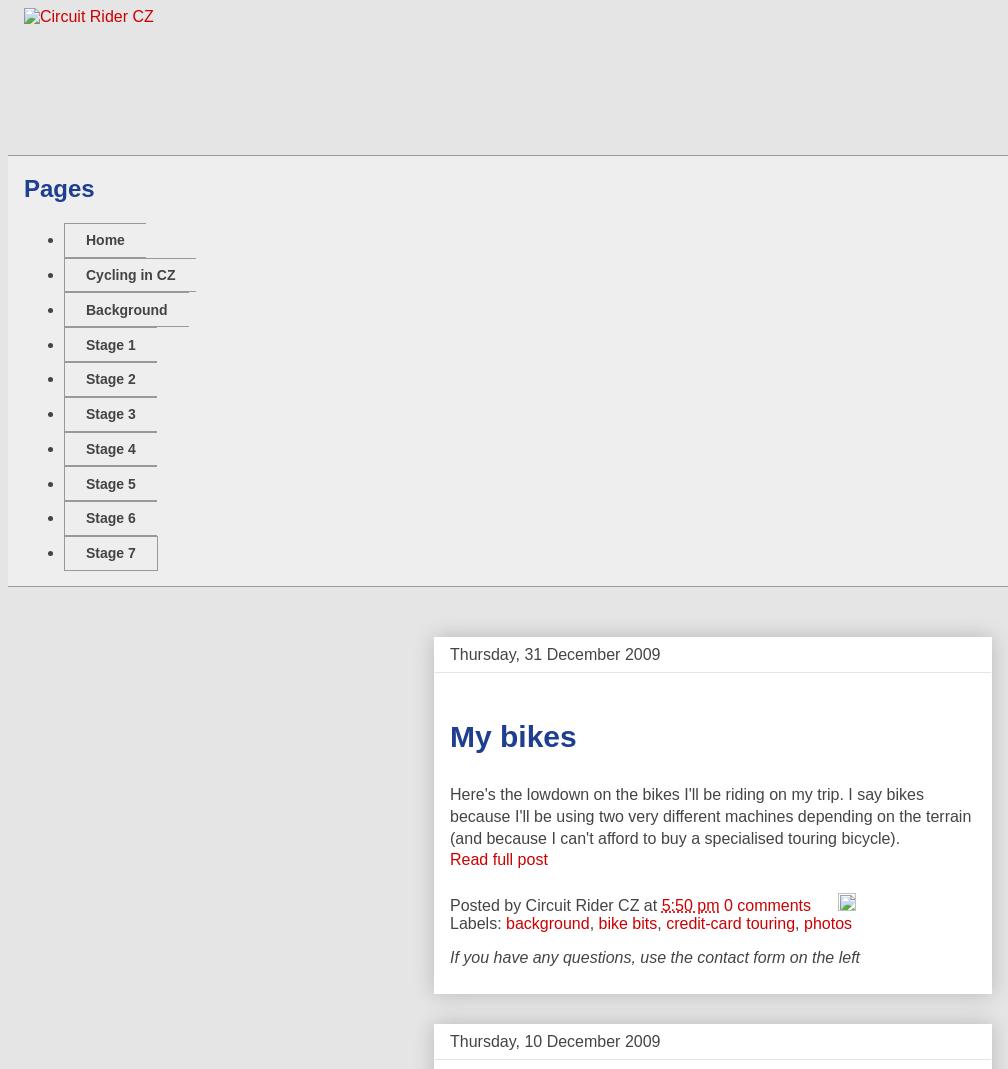 Image resolution: width=1008 pixels, height=1069 pixels. What do you see at coordinates (110, 447) in the screenshot?
I see `'Stage 4'` at bounding box center [110, 447].